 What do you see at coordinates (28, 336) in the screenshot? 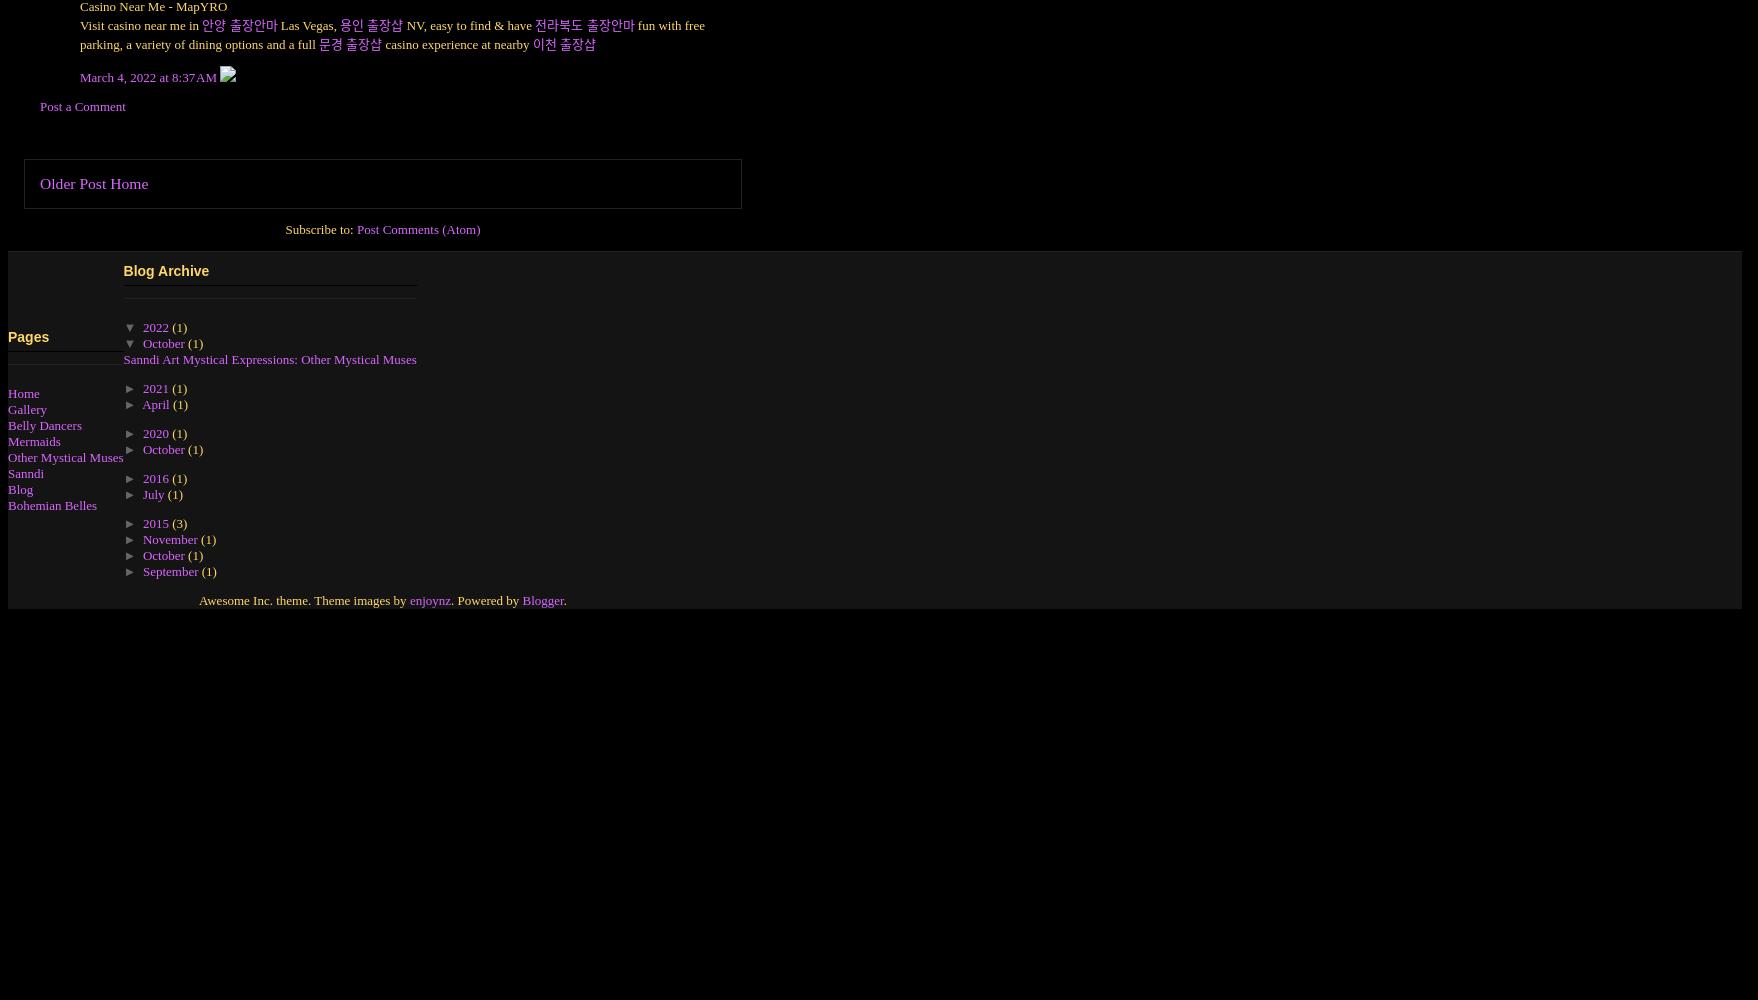
I see `'Pages'` at bounding box center [28, 336].